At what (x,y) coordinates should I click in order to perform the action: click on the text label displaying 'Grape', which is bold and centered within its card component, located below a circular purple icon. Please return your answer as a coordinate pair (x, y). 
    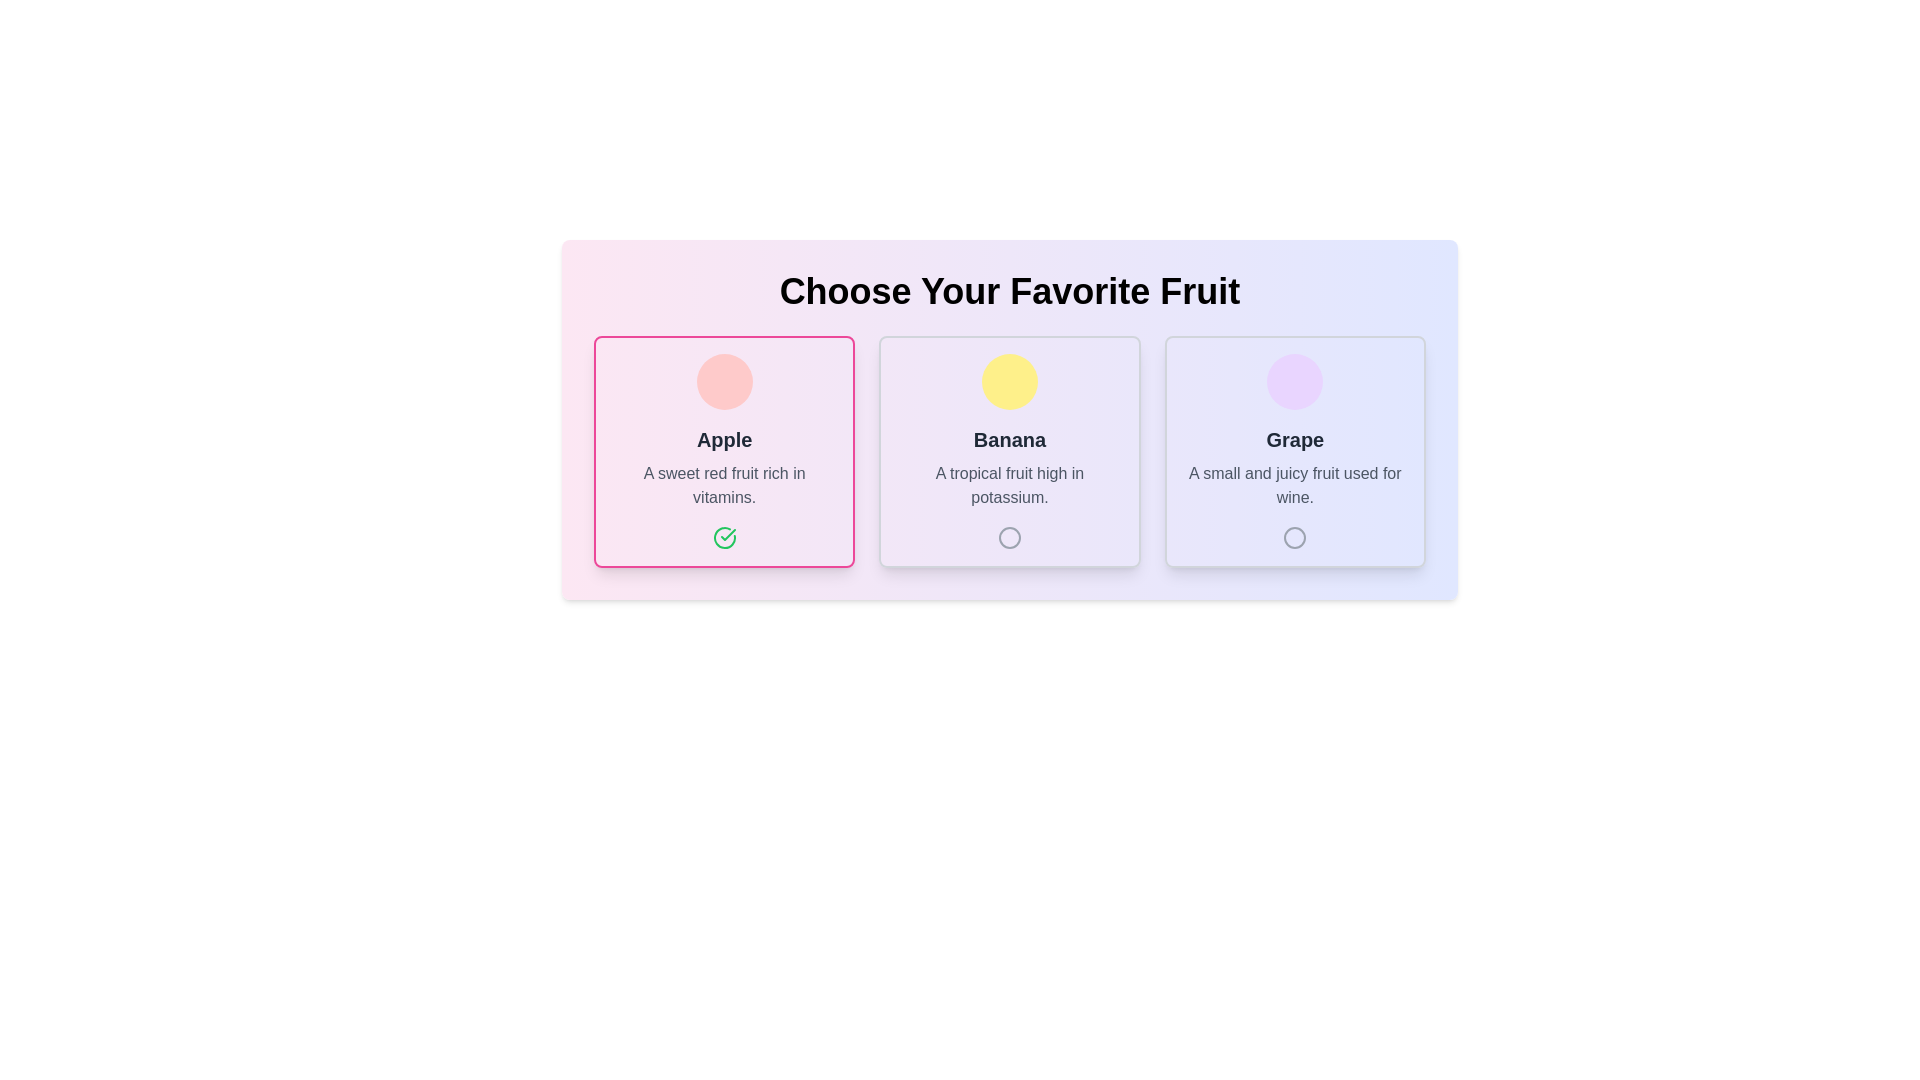
    Looking at the image, I should click on (1295, 438).